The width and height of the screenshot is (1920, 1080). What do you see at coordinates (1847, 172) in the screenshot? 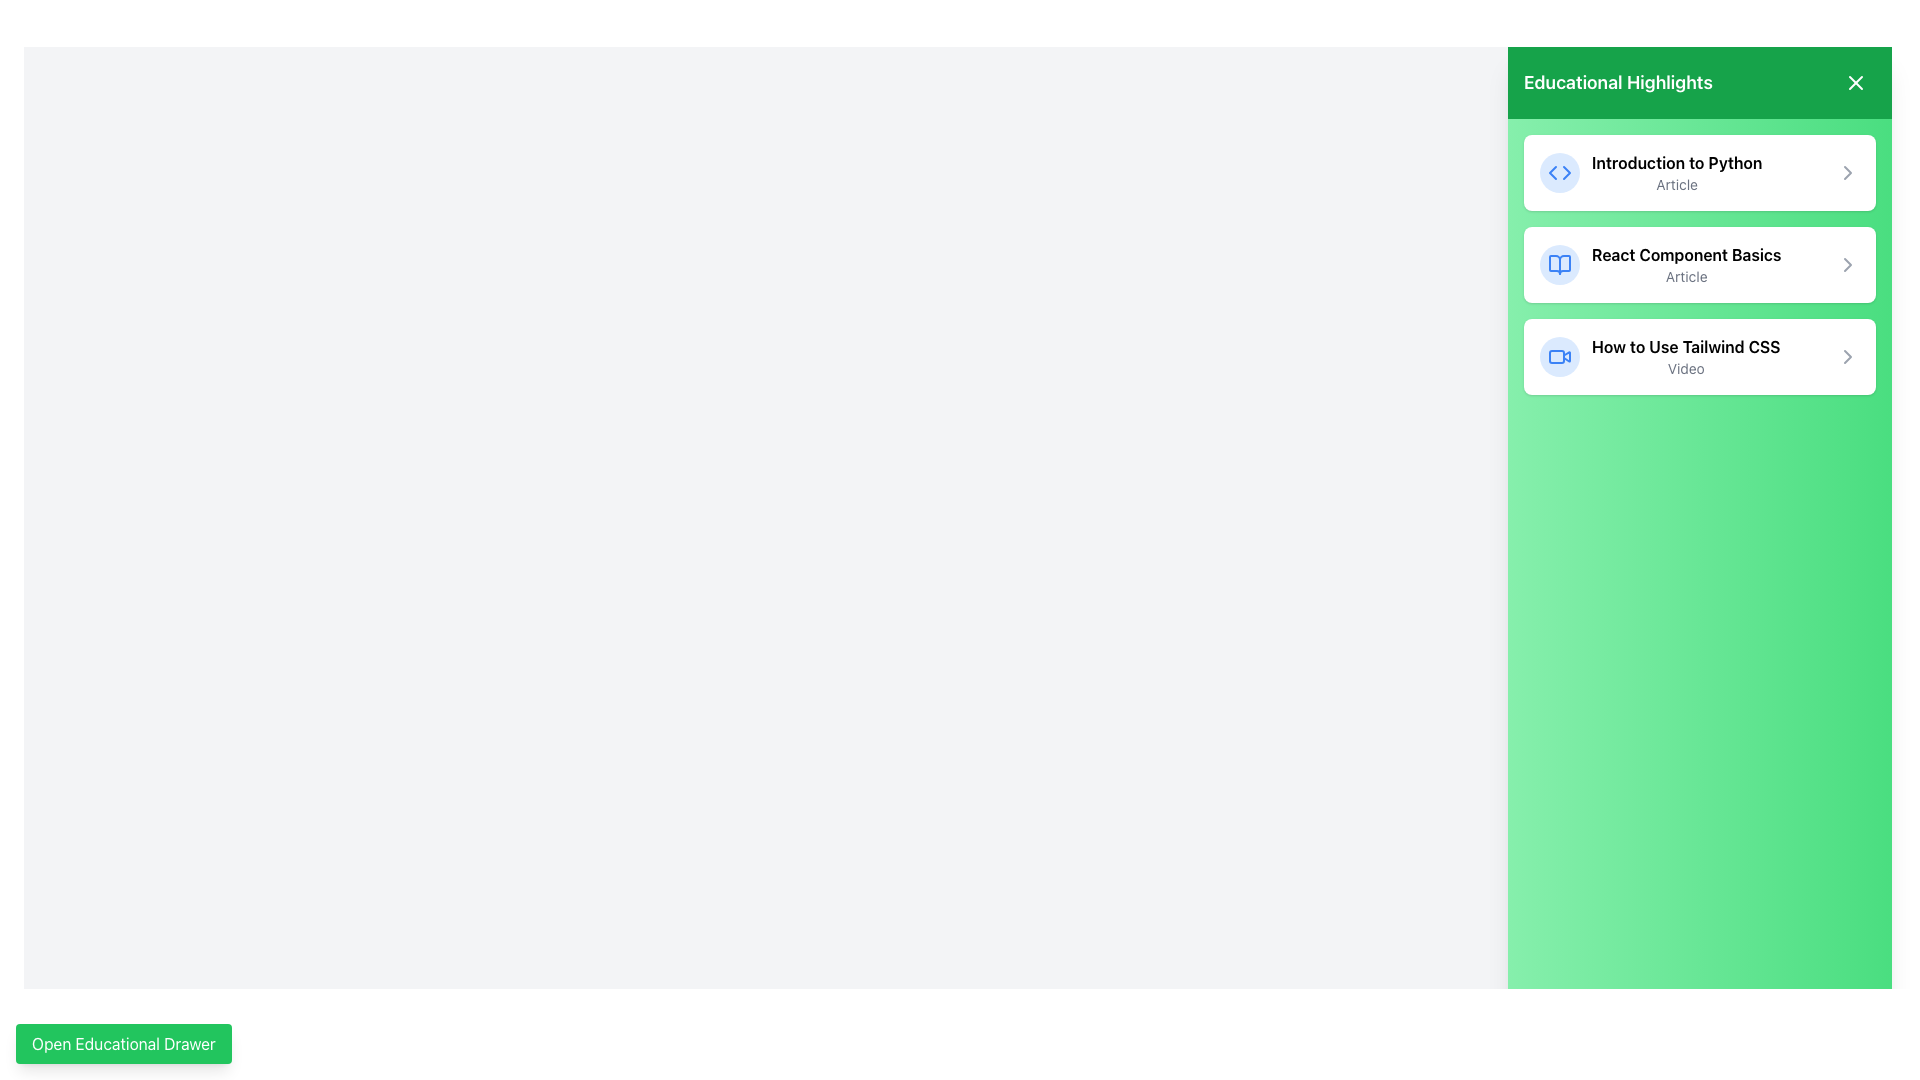
I see `the right-pointing chevron icon styled in light gray, which is positioned to denote actionability next to the text 'Introduction to Python'` at bounding box center [1847, 172].